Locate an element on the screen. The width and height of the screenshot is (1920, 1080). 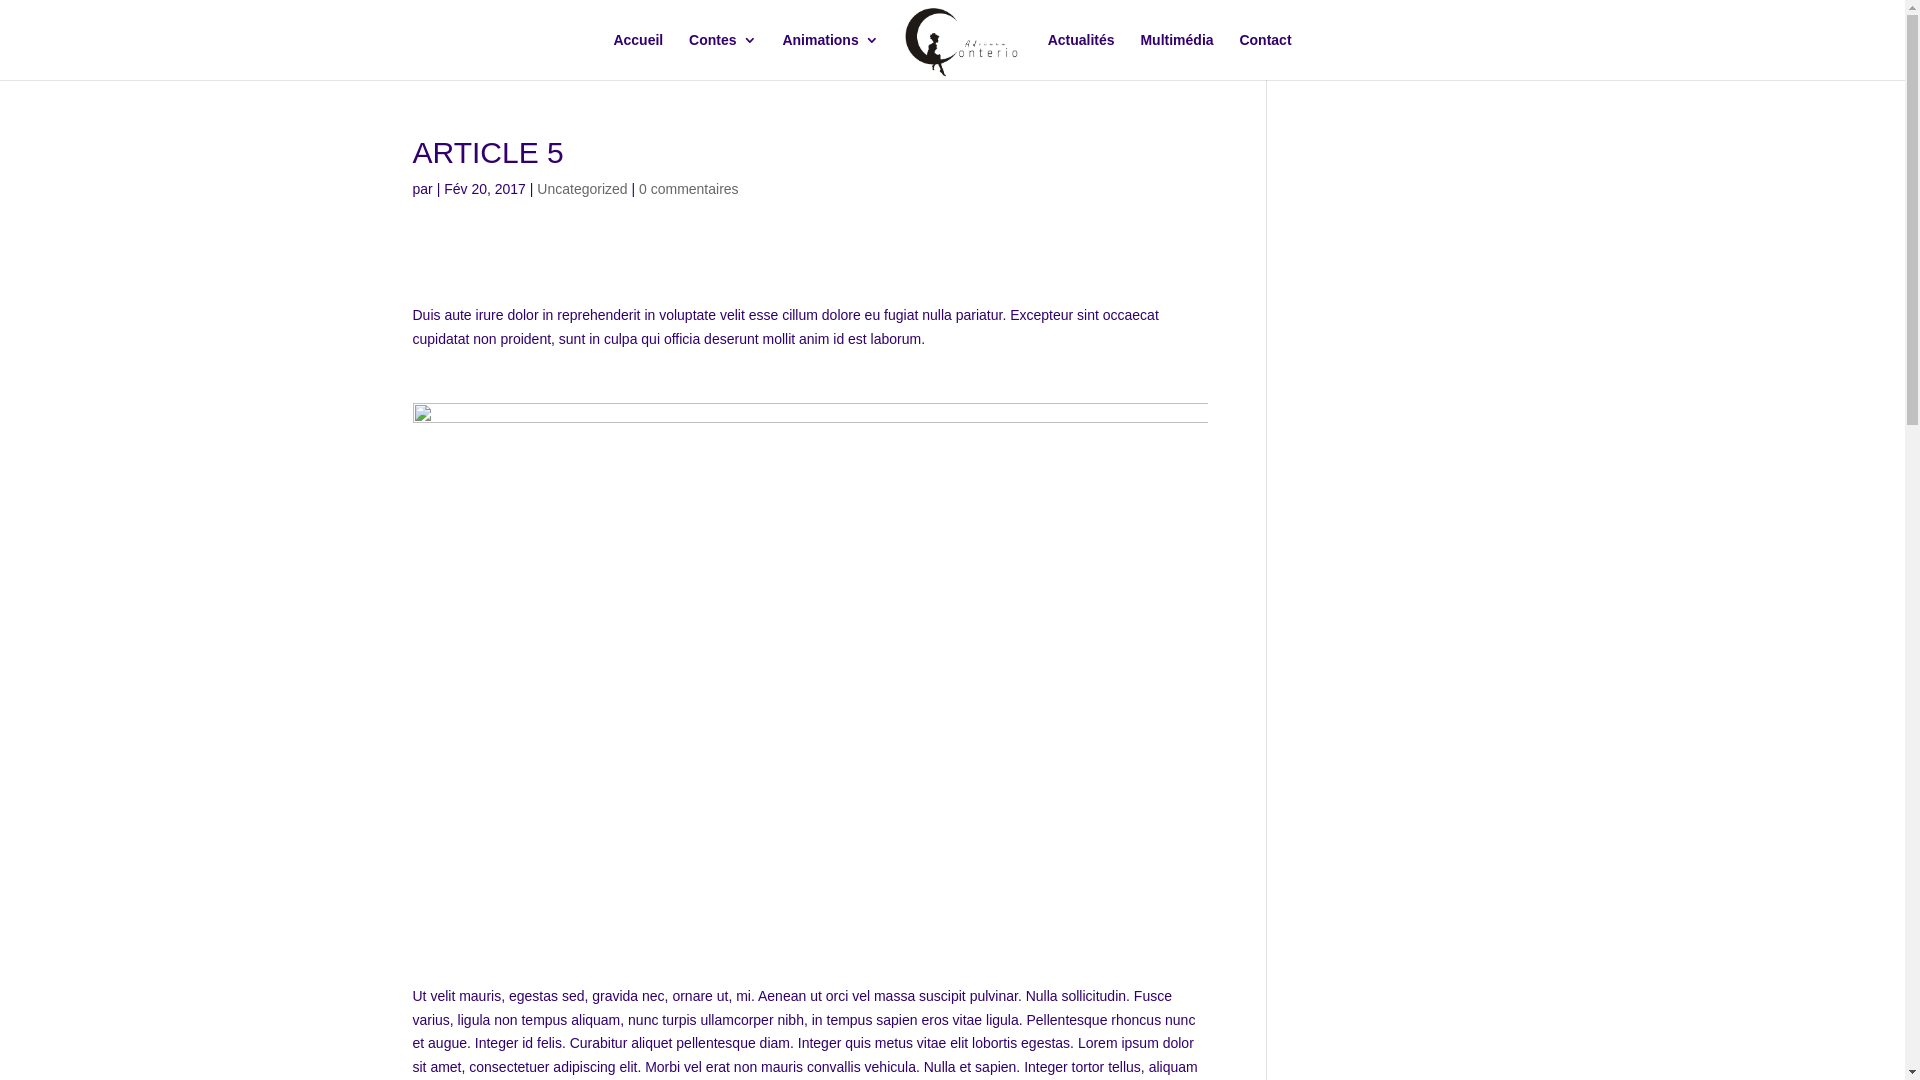
'0 commentaires' is located at coordinates (689, 189).